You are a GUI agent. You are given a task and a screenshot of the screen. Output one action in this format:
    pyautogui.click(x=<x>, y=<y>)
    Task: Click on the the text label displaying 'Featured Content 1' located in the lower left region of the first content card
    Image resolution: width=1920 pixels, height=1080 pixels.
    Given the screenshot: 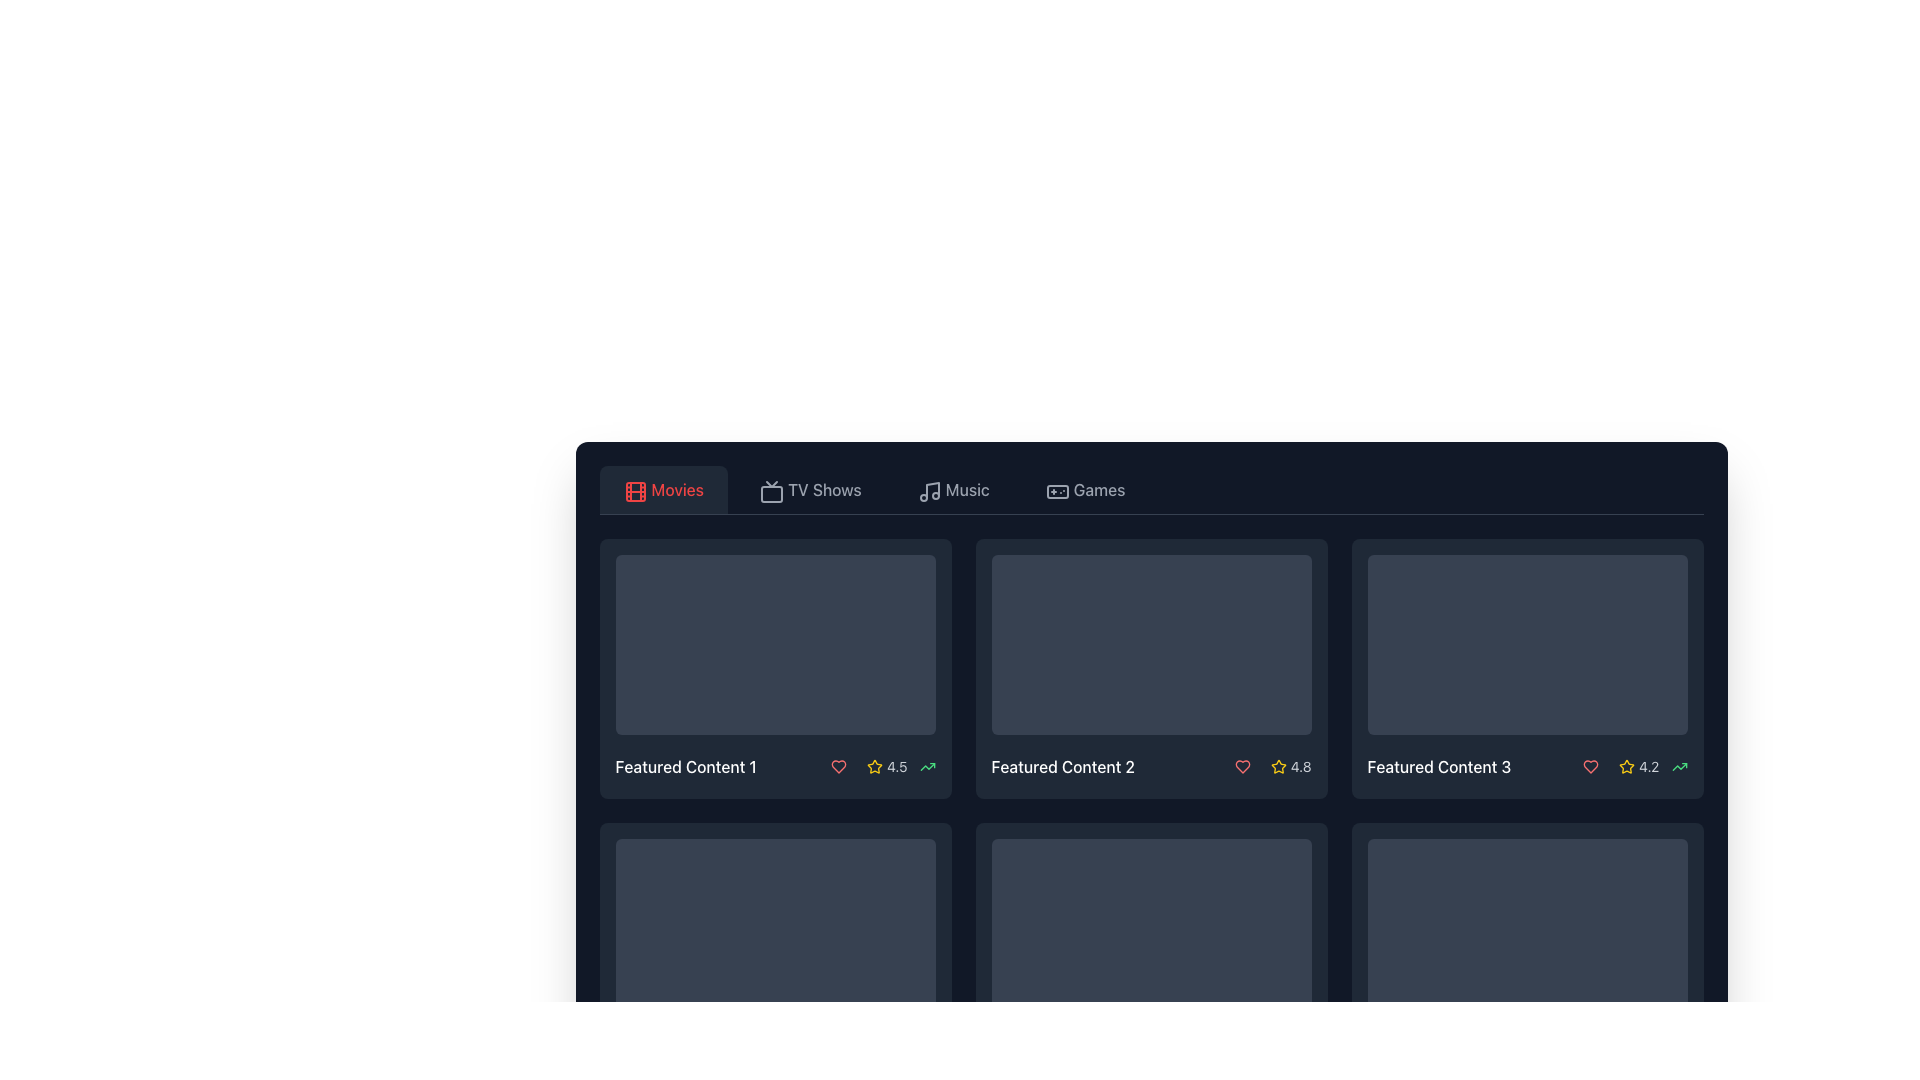 What is the action you would take?
    pyautogui.click(x=686, y=766)
    